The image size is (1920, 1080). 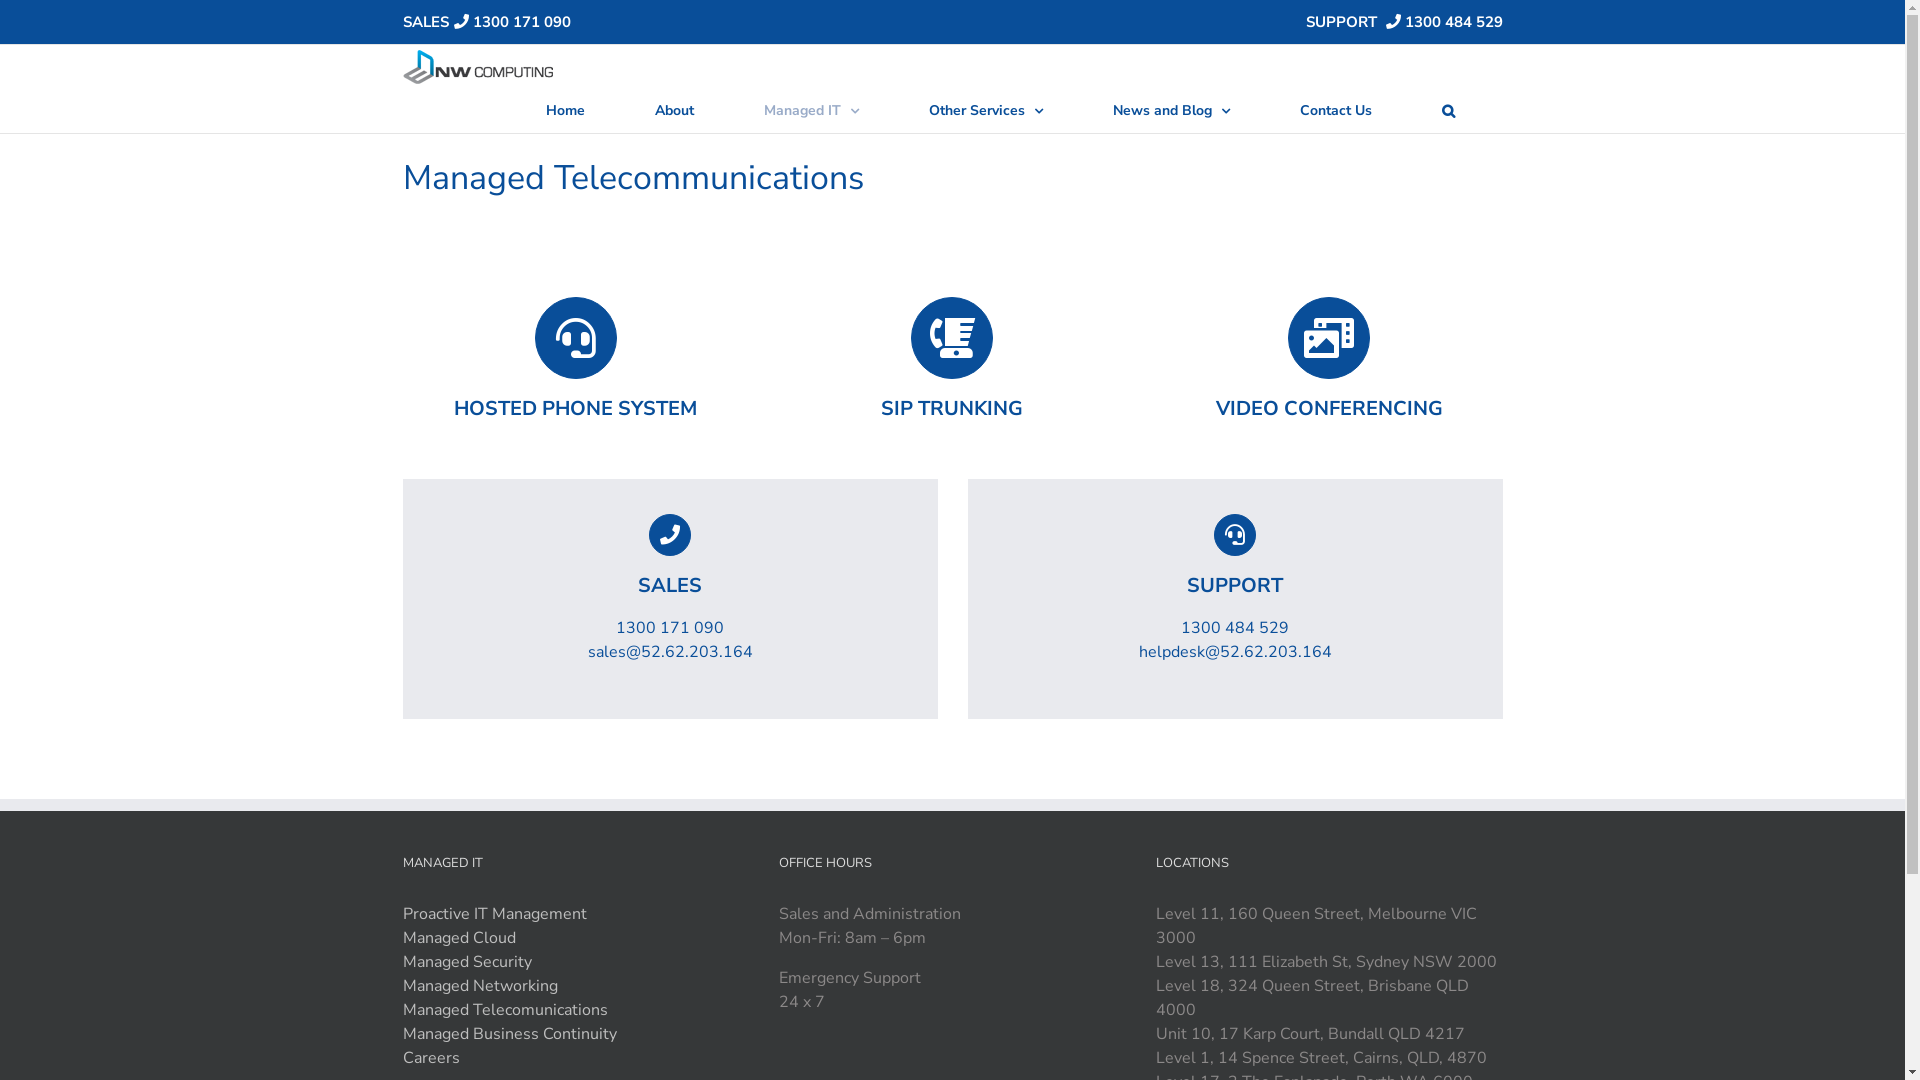 I want to click on 'Managed Business Continuity', so click(x=508, y=1033).